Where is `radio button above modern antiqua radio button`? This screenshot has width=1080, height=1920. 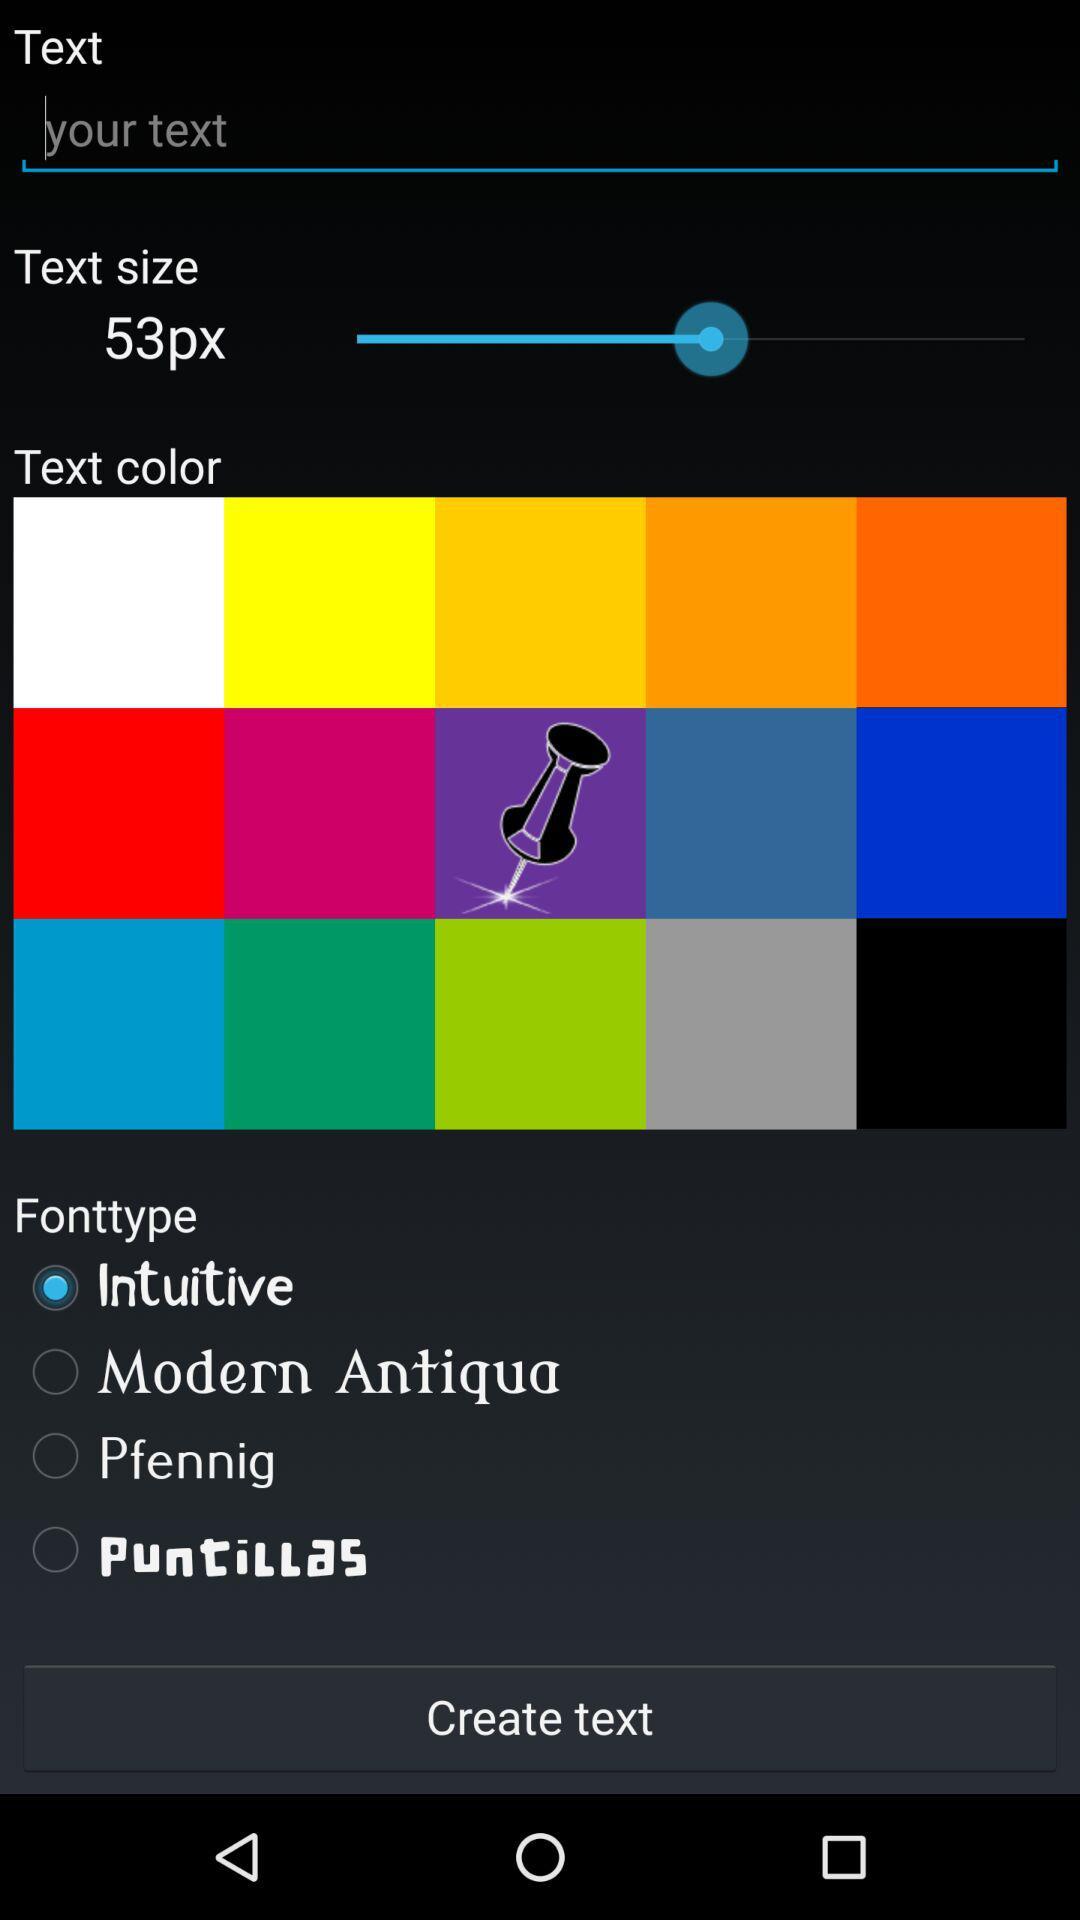
radio button above modern antiqua radio button is located at coordinates (540, 1287).